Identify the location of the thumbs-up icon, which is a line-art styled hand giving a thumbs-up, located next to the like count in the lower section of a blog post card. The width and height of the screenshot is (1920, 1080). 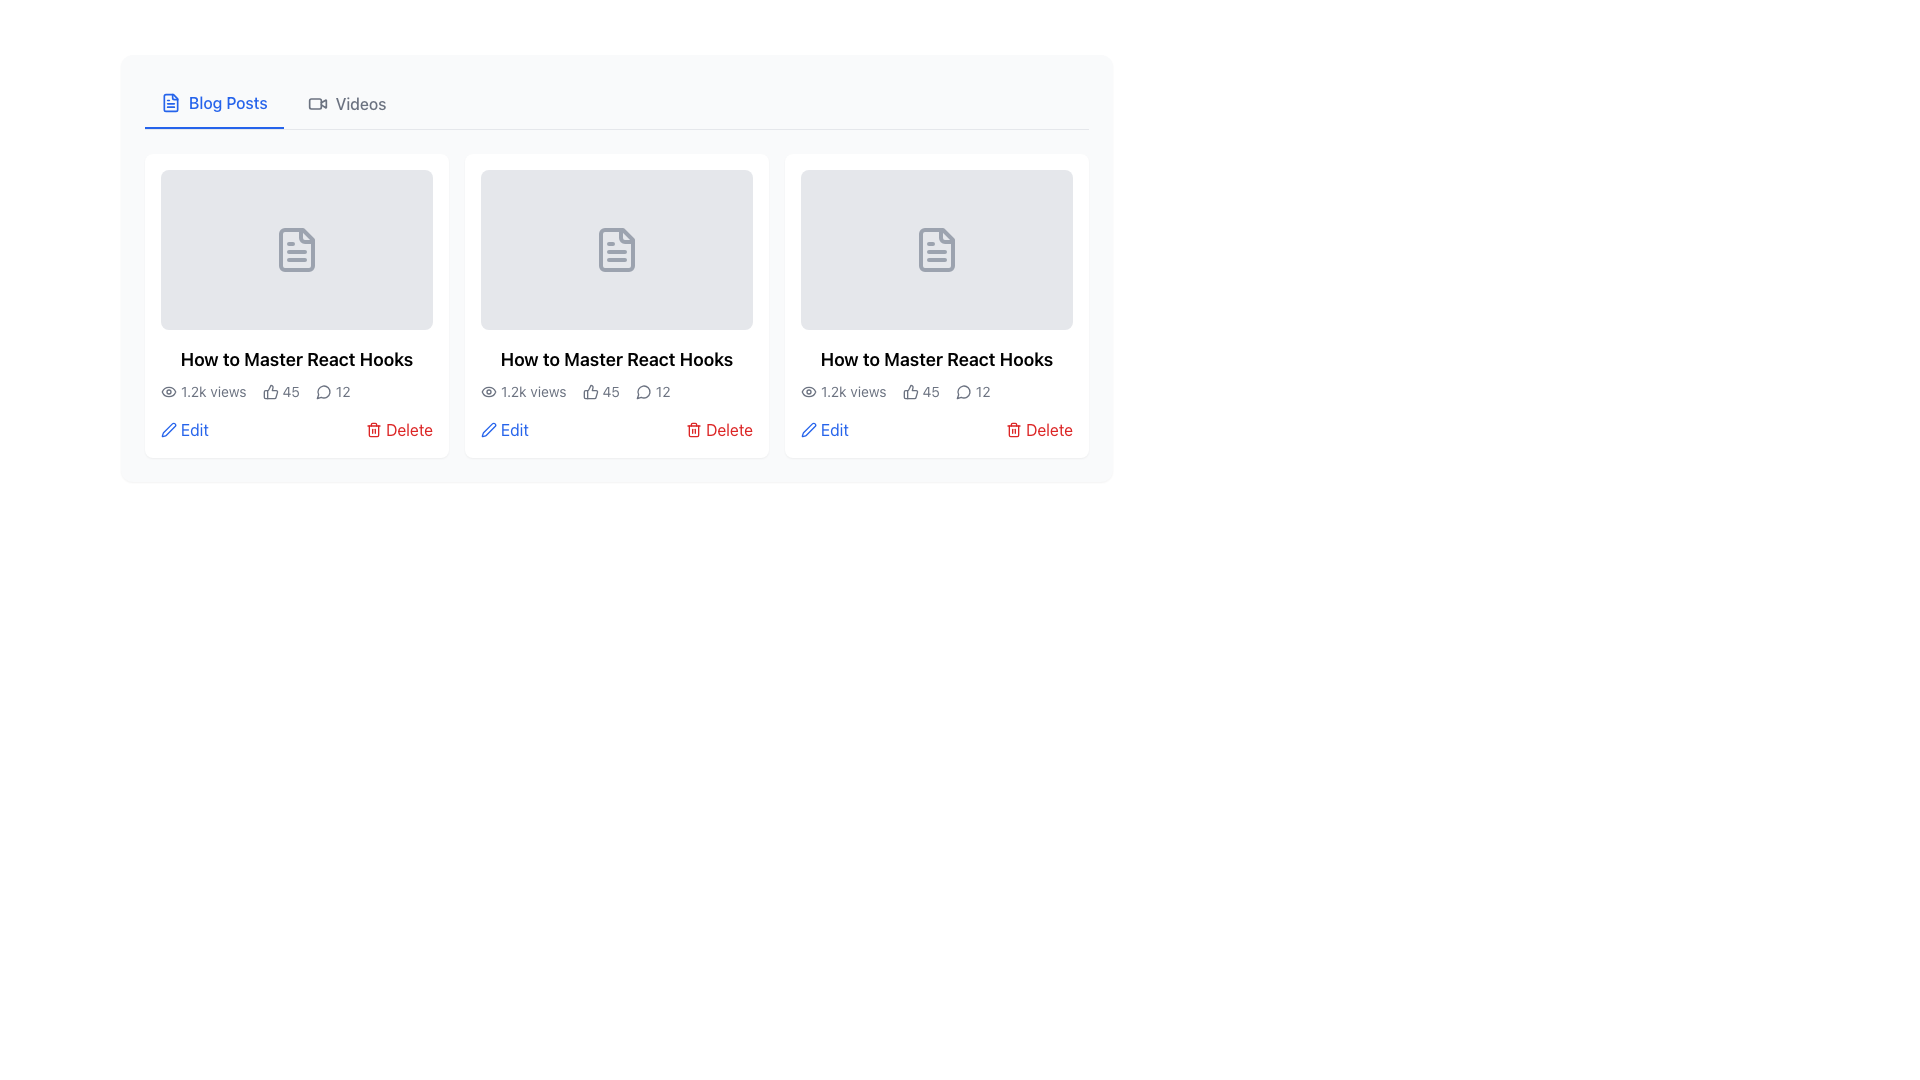
(909, 392).